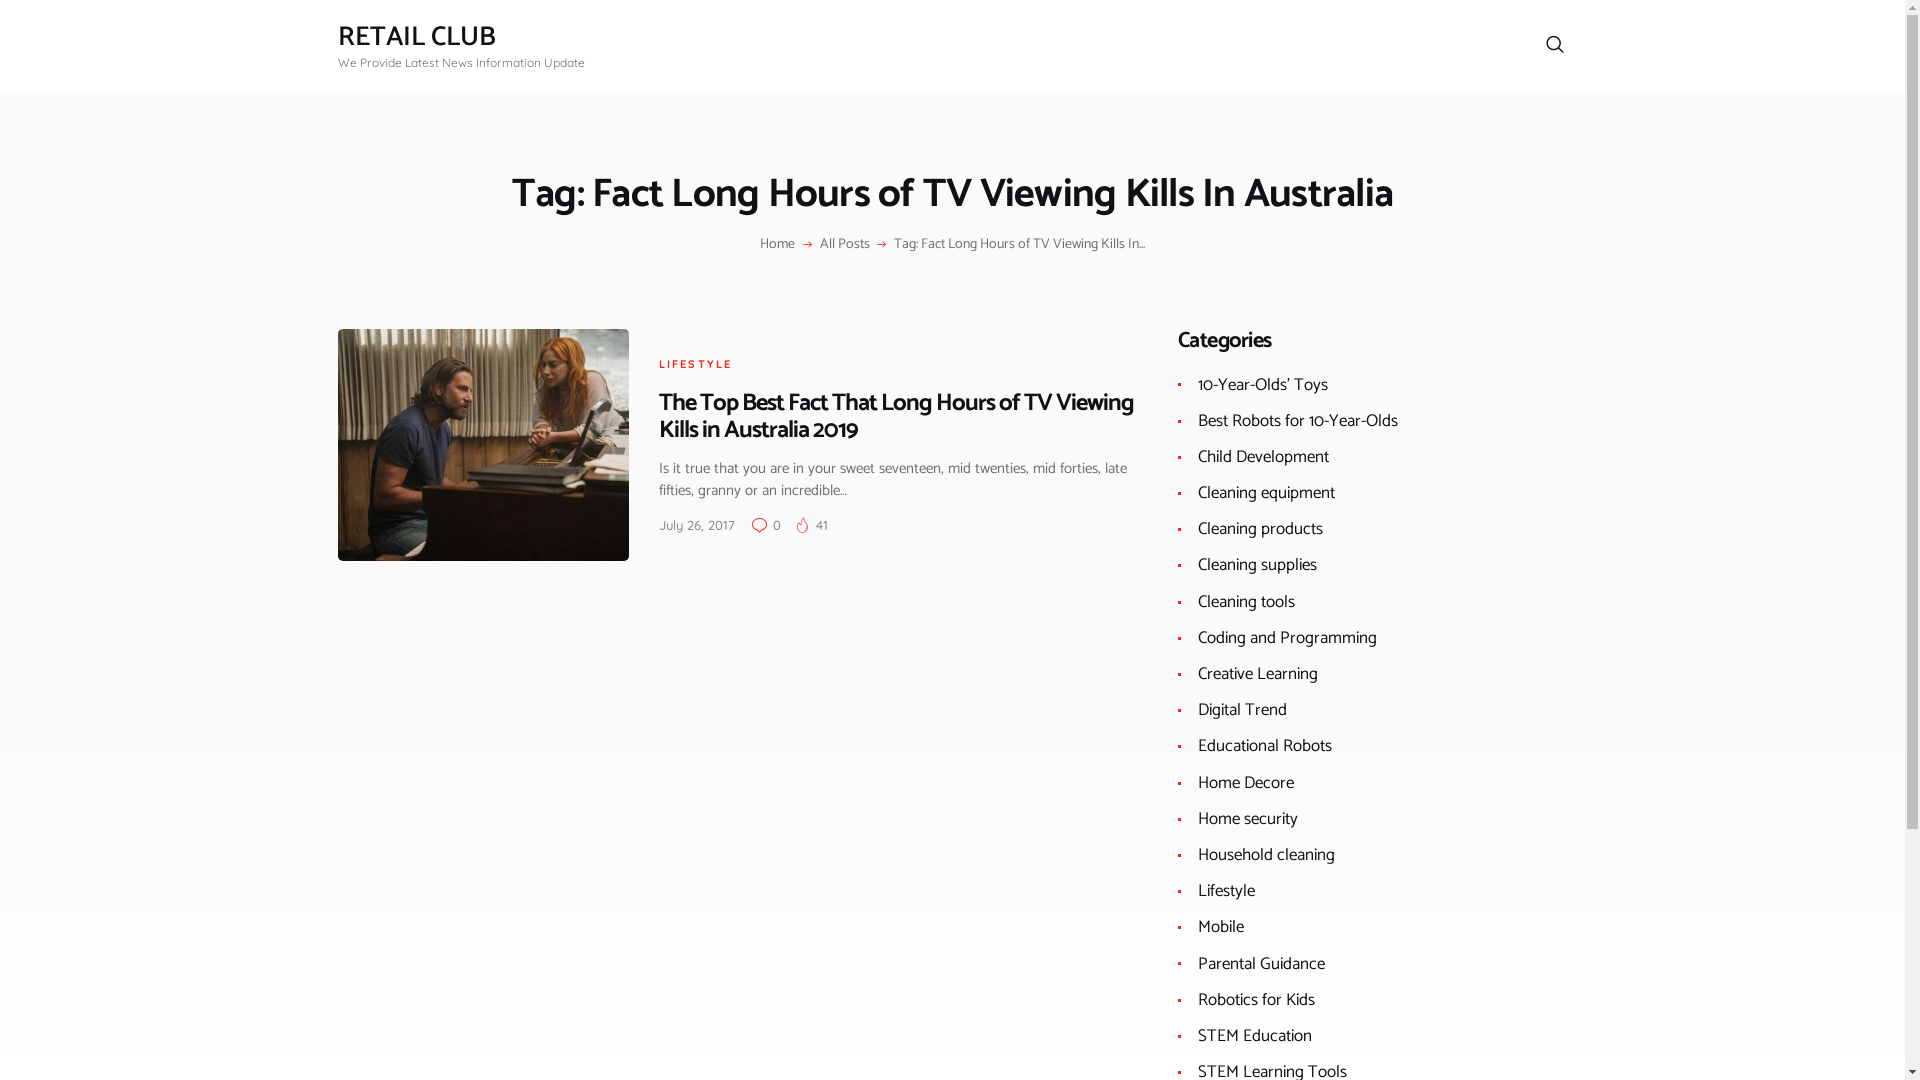 The width and height of the screenshot is (1920, 1080). What do you see at coordinates (695, 363) in the screenshot?
I see `'LIFESTYLE'` at bounding box center [695, 363].